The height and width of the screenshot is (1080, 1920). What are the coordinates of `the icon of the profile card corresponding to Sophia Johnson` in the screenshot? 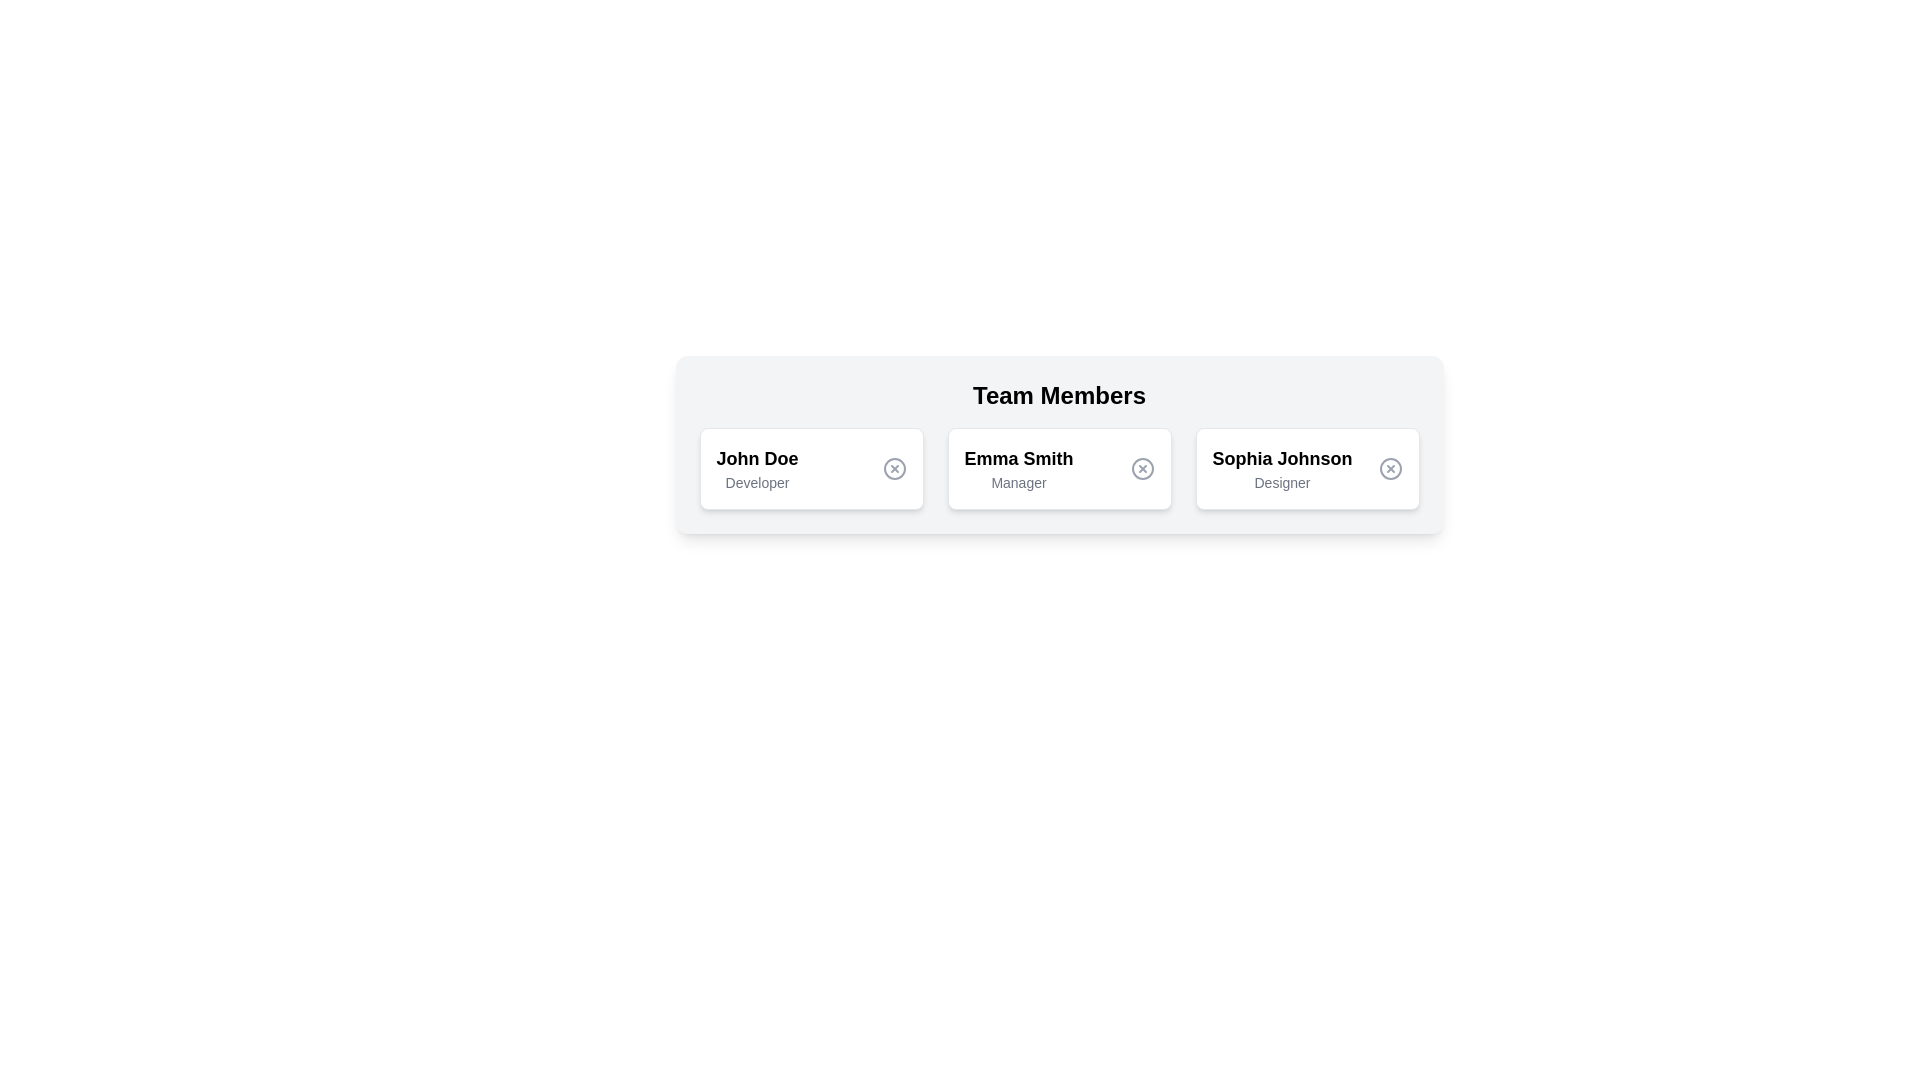 It's located at (1389, 469).